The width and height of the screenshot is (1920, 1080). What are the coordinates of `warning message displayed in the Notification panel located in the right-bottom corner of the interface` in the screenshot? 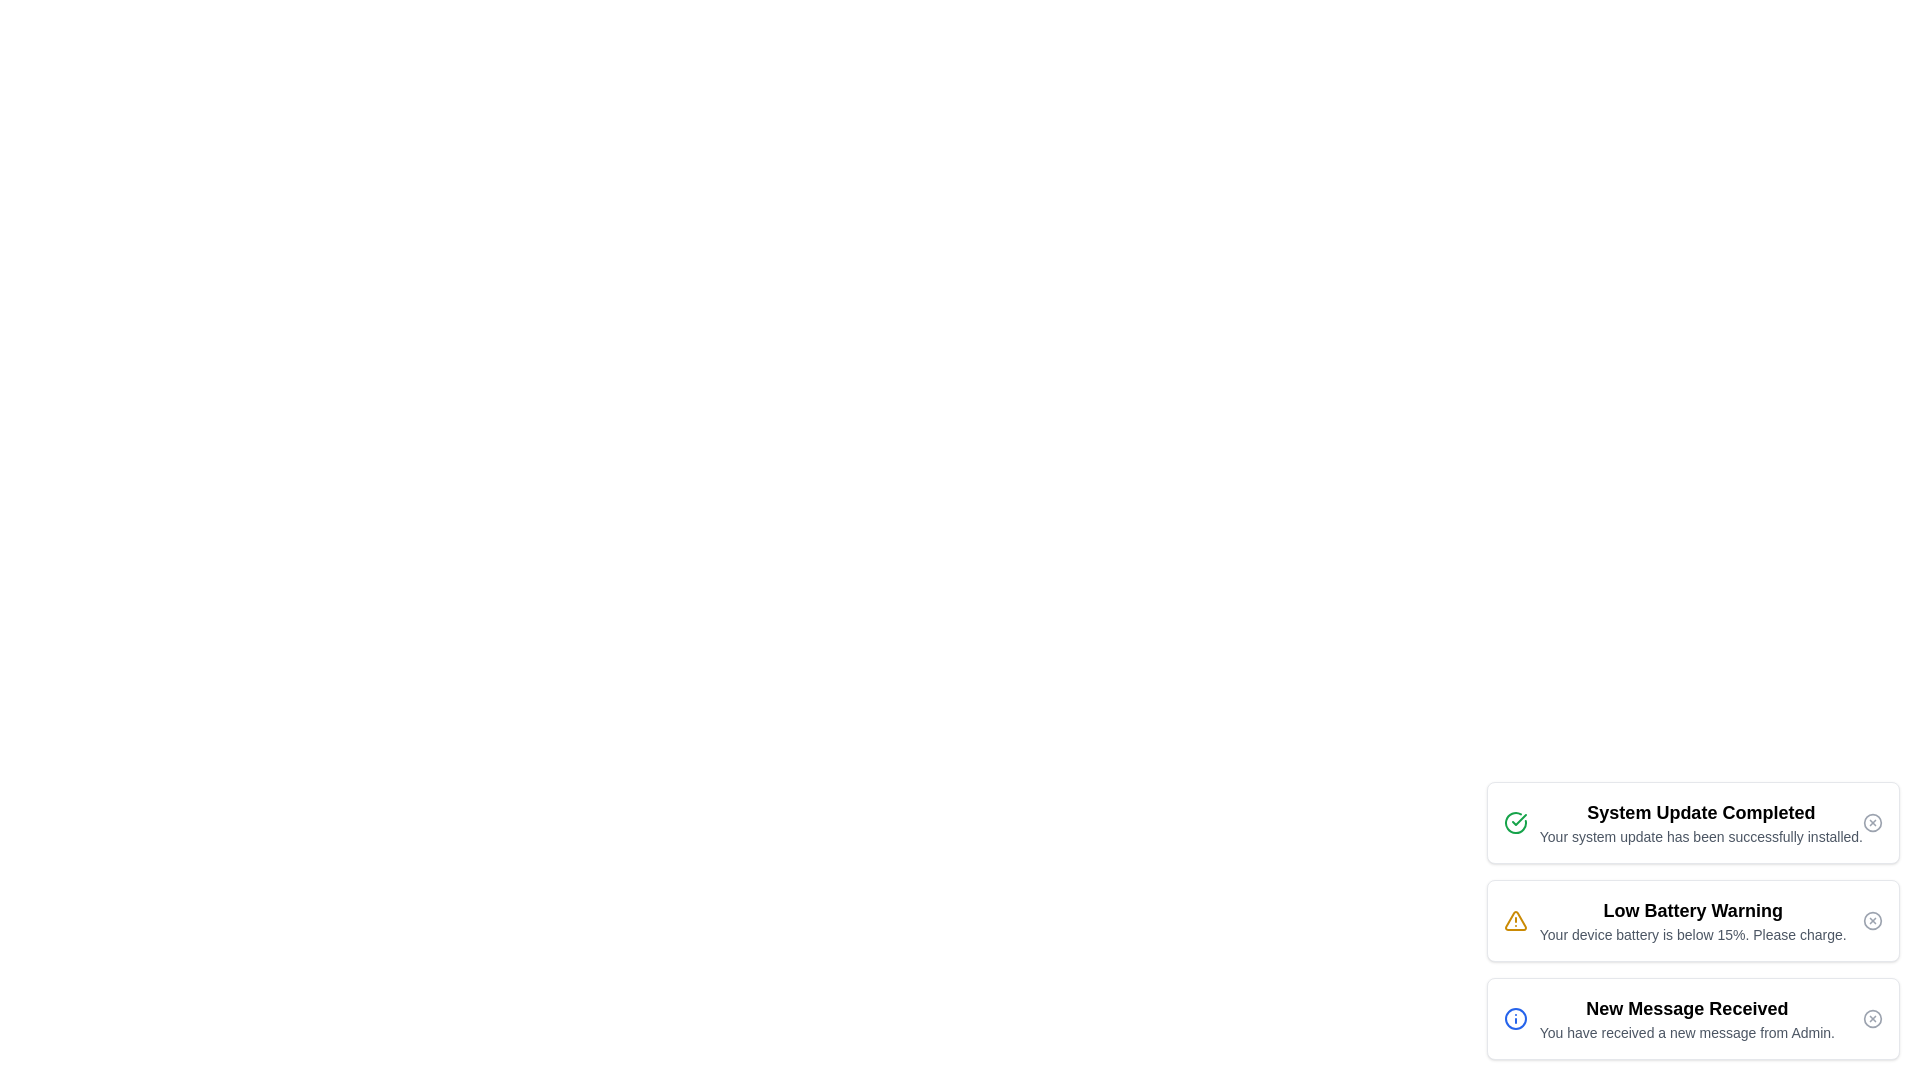 It's located at (1692, 921).